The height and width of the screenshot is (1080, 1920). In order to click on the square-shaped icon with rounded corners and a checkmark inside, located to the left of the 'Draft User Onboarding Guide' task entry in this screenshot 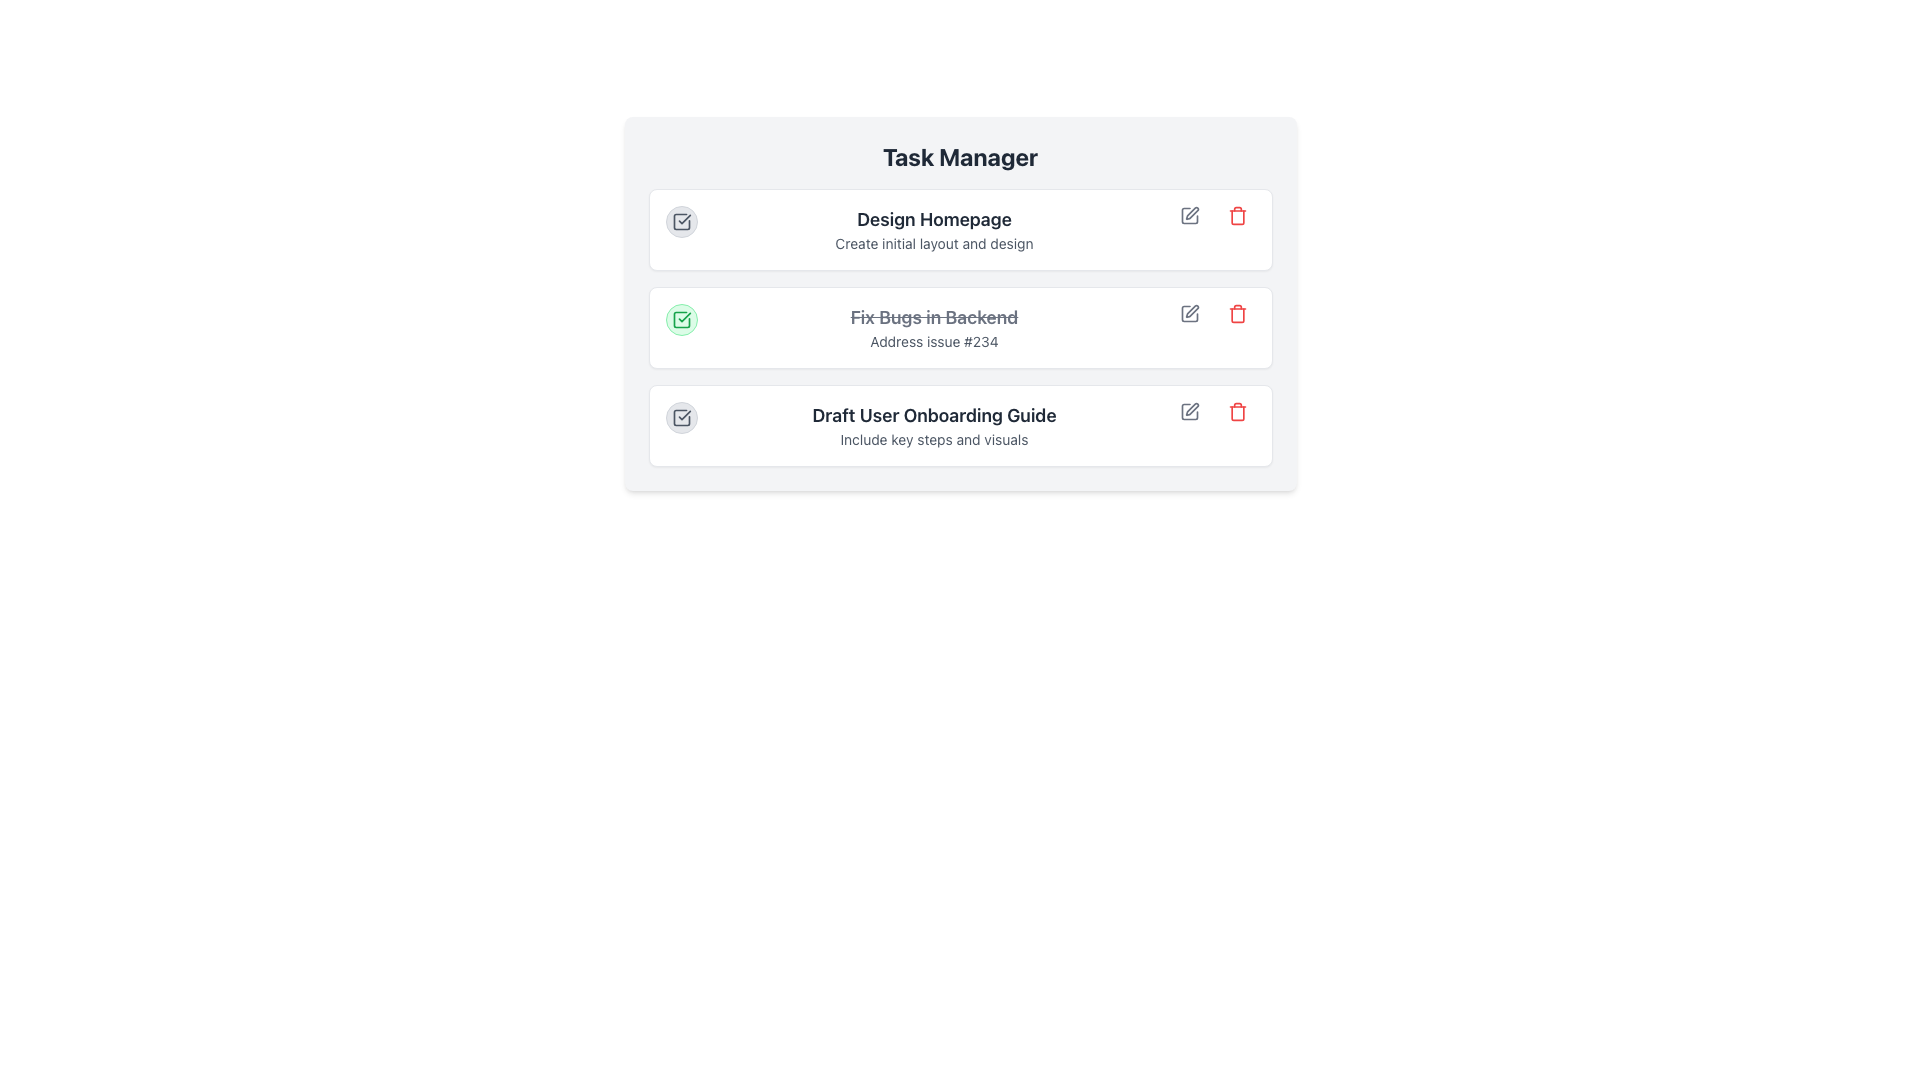, I will do `click(681, 416)`.